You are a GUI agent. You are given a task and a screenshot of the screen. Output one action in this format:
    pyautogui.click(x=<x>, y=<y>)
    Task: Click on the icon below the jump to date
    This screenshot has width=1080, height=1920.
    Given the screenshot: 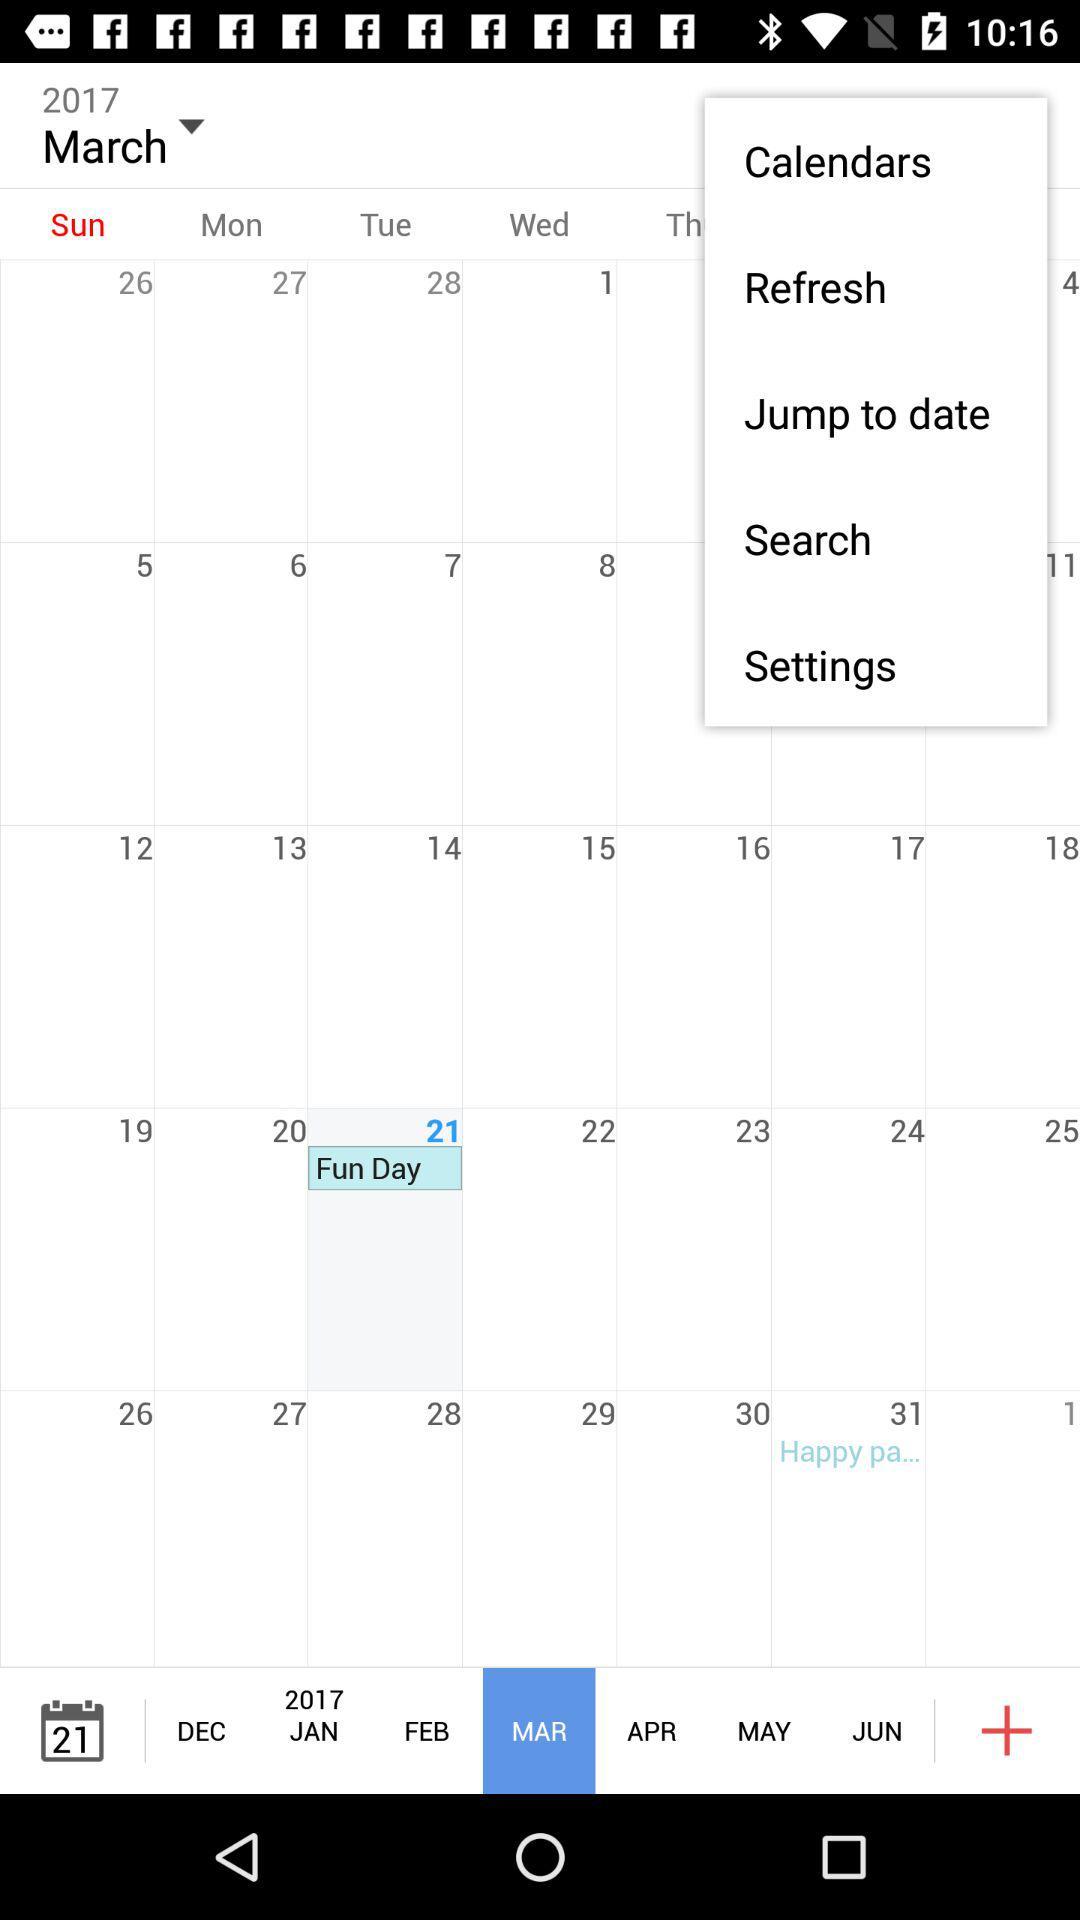 What is the action you would take?
    pyautogui.click(x=874, y=538)
    